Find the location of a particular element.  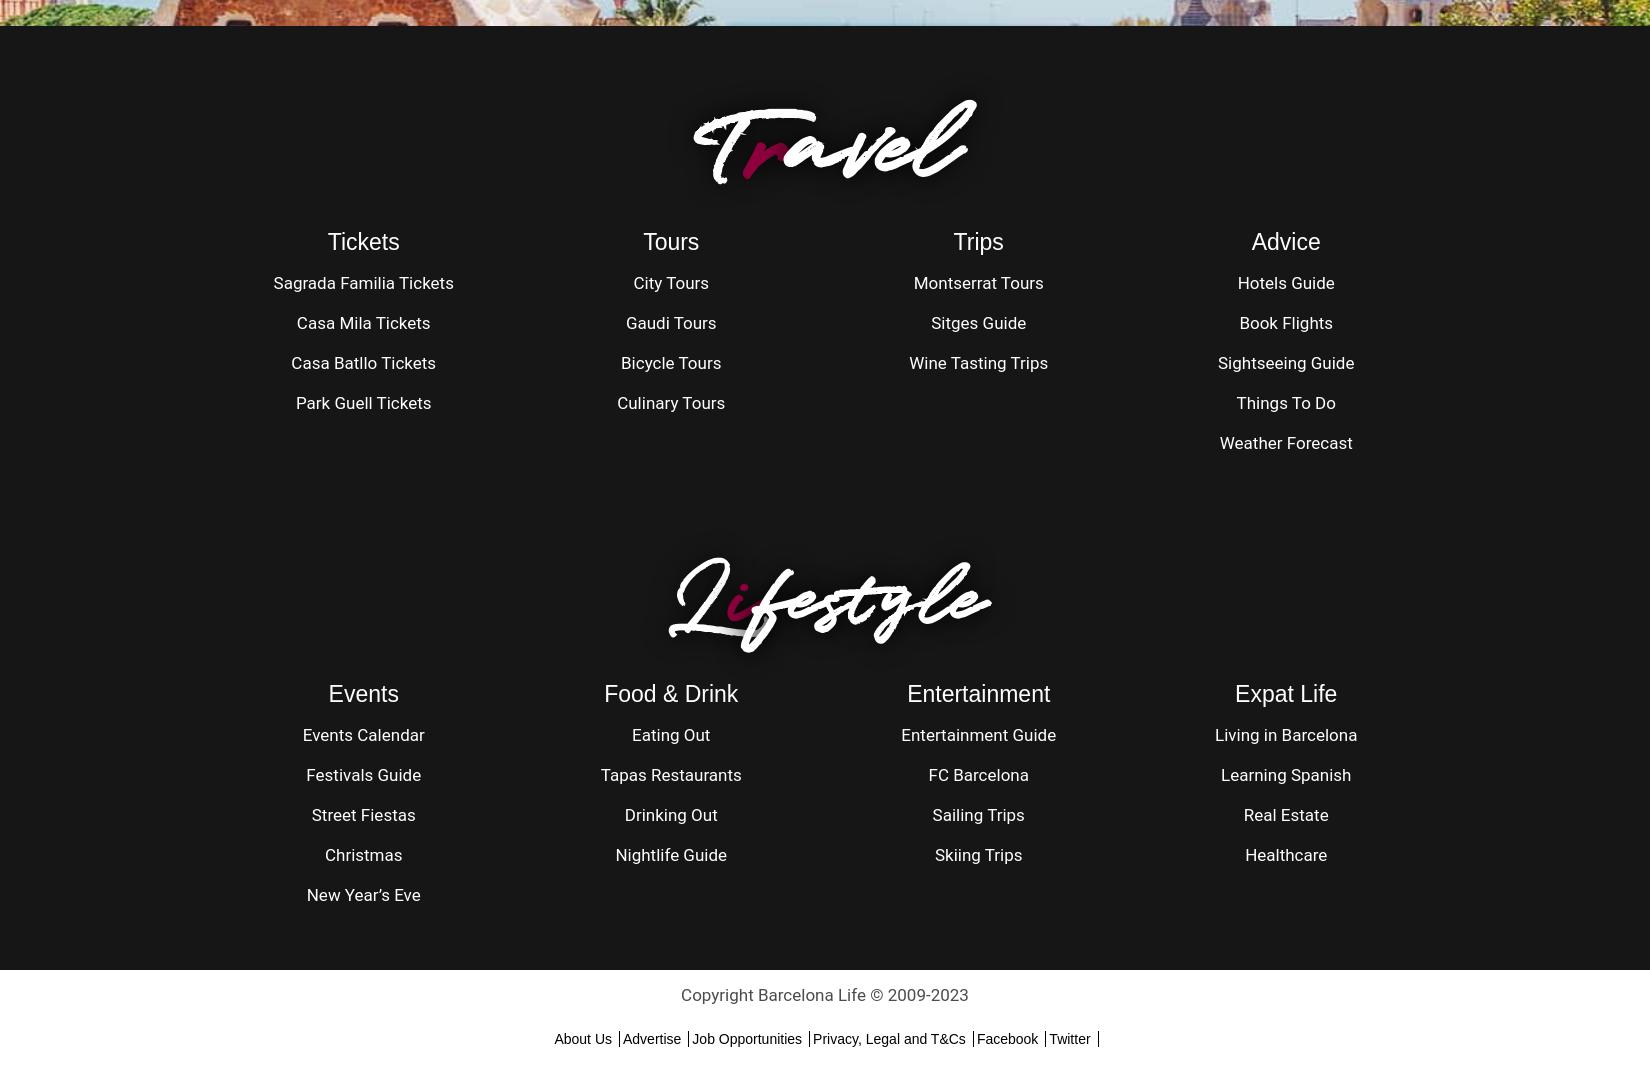

'festyle' is located at coordinates (757, 600).